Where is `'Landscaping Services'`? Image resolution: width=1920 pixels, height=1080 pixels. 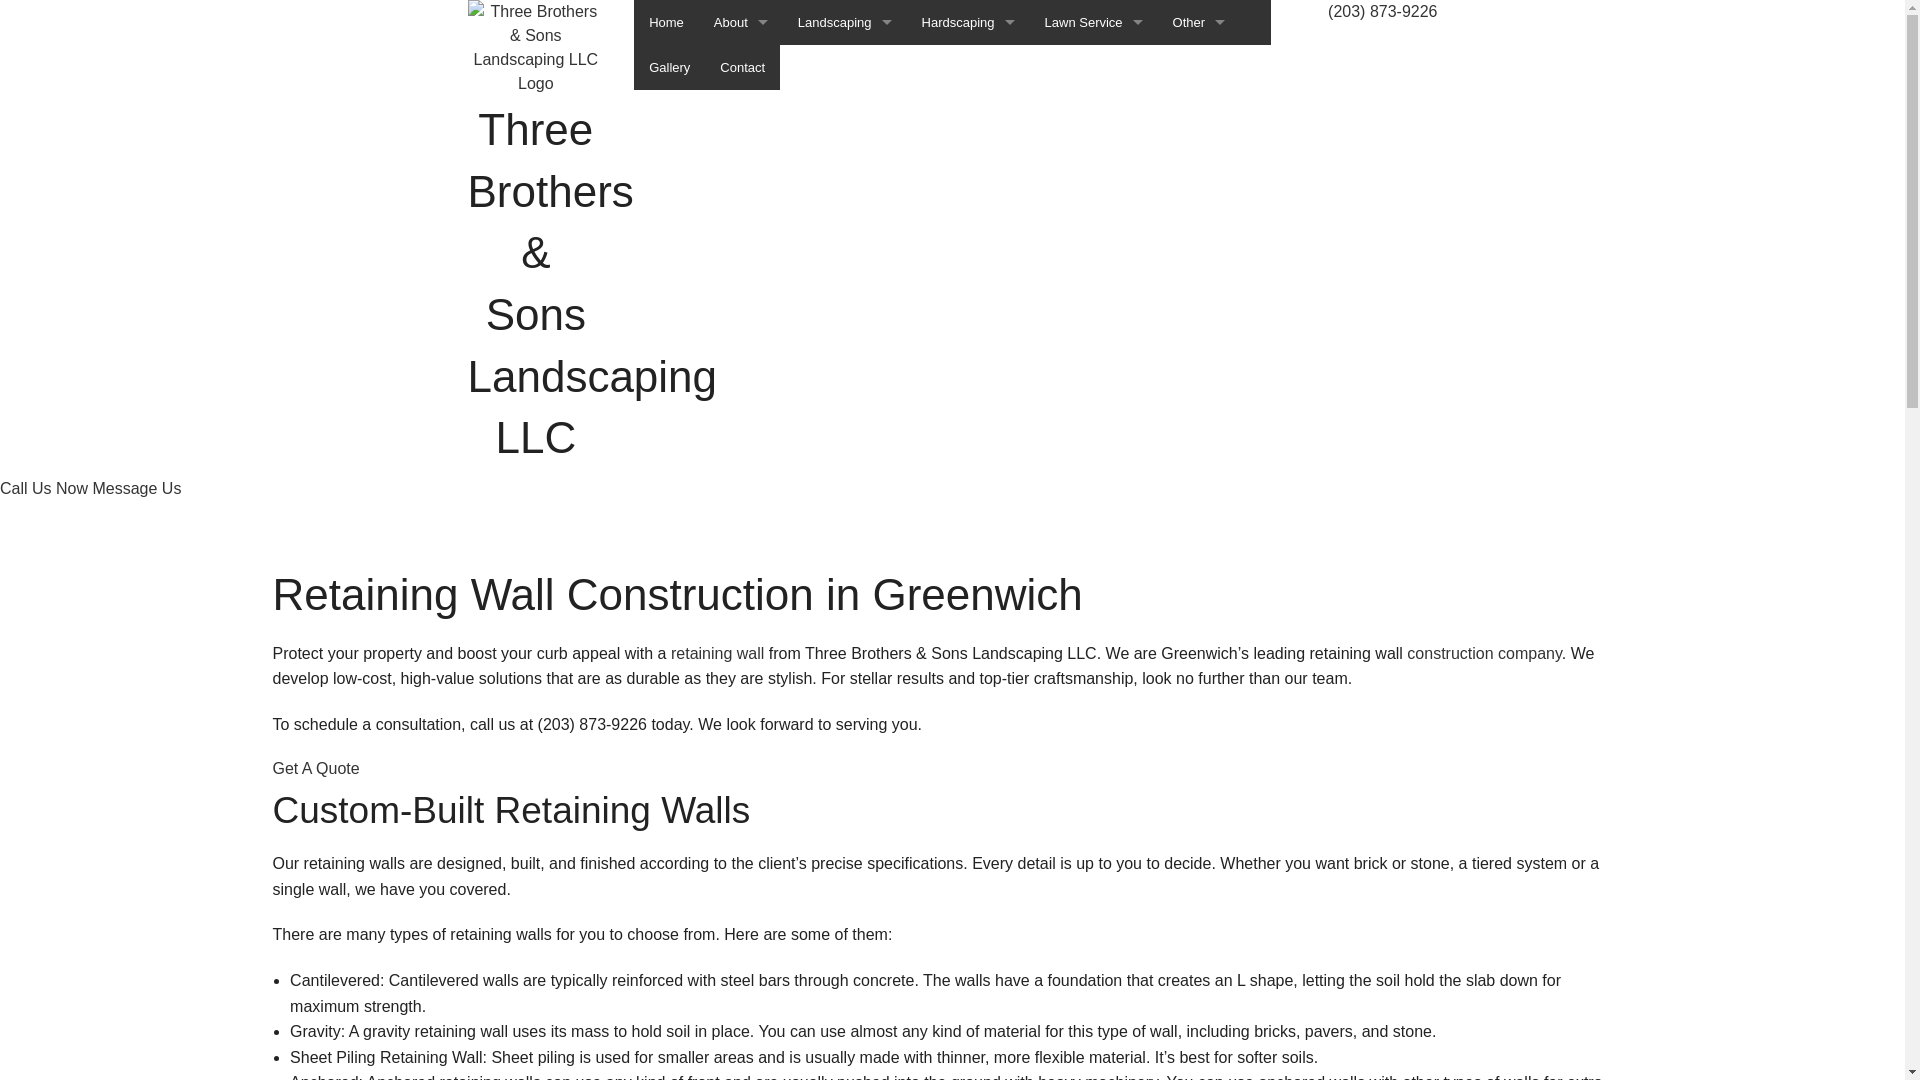 'Landscaping Services' is located at coordinates (844, 202).